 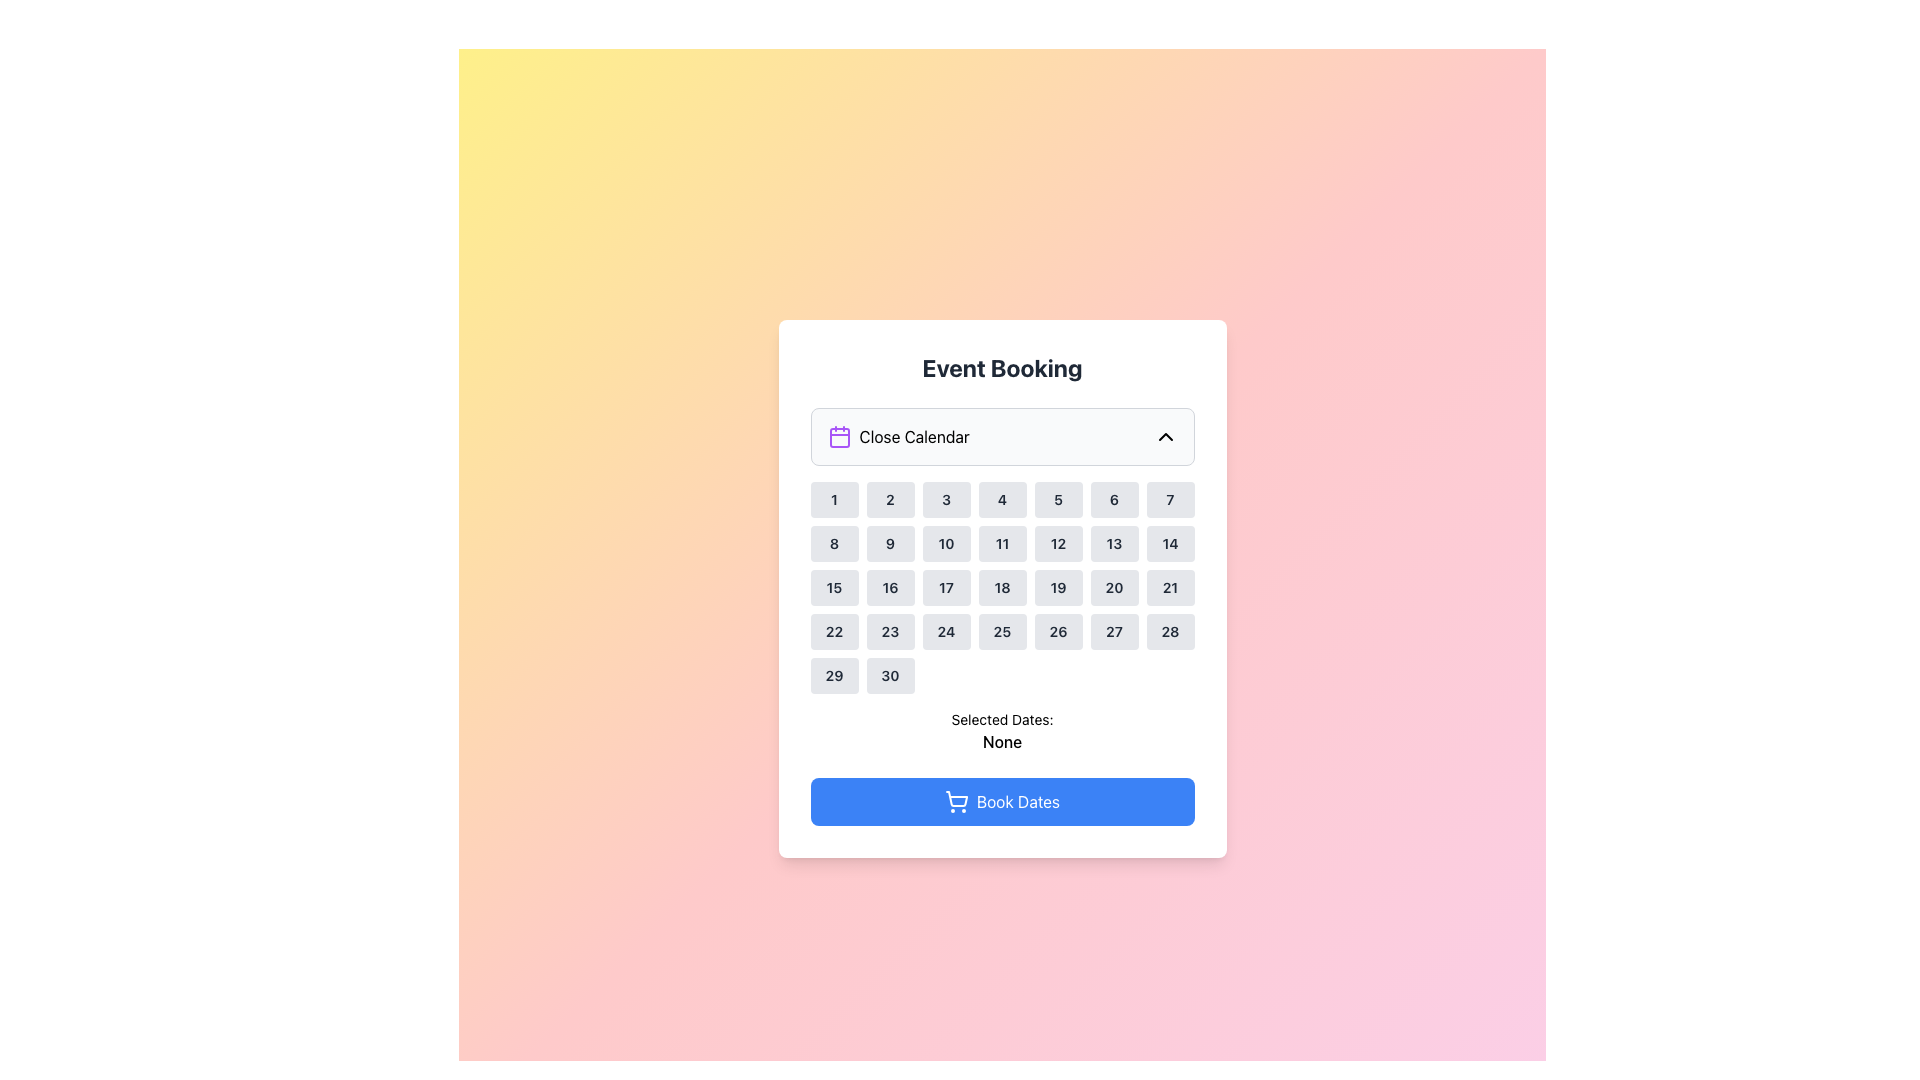 I want to click on the rectangular button with rounded edges labeled '15', so click(x=834, y=586).